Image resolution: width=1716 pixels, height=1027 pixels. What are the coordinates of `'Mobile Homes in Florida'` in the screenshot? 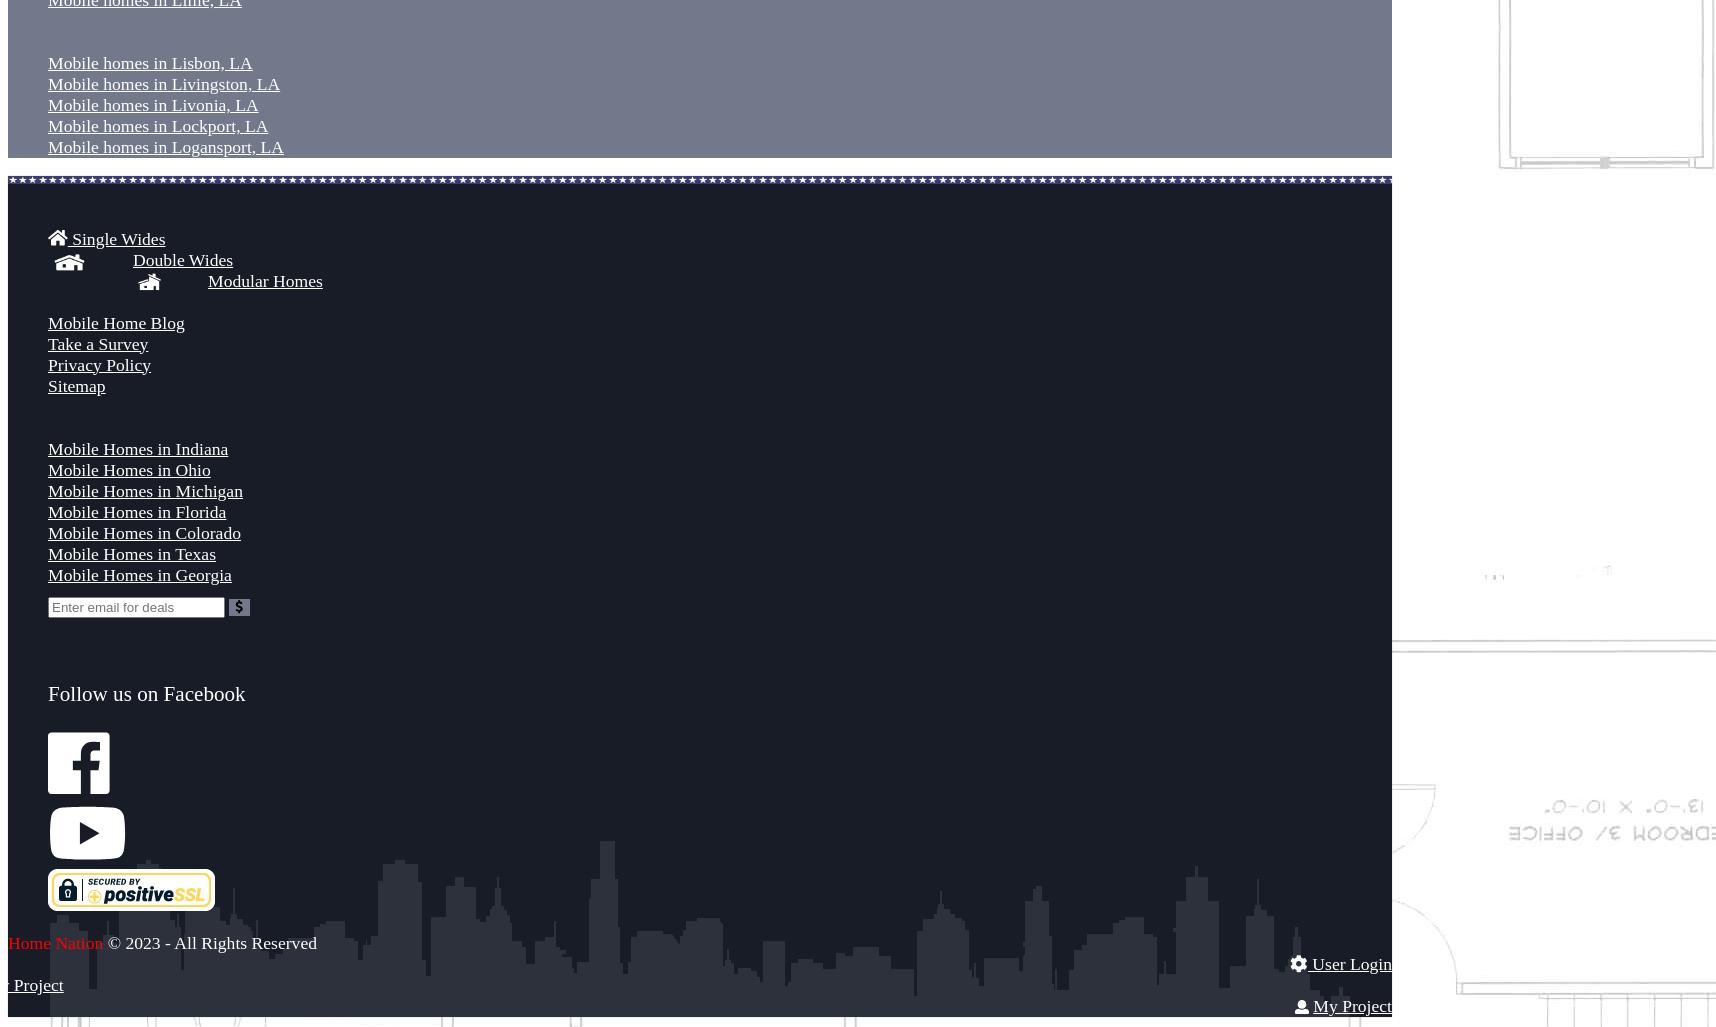 It's located at (136, 511).